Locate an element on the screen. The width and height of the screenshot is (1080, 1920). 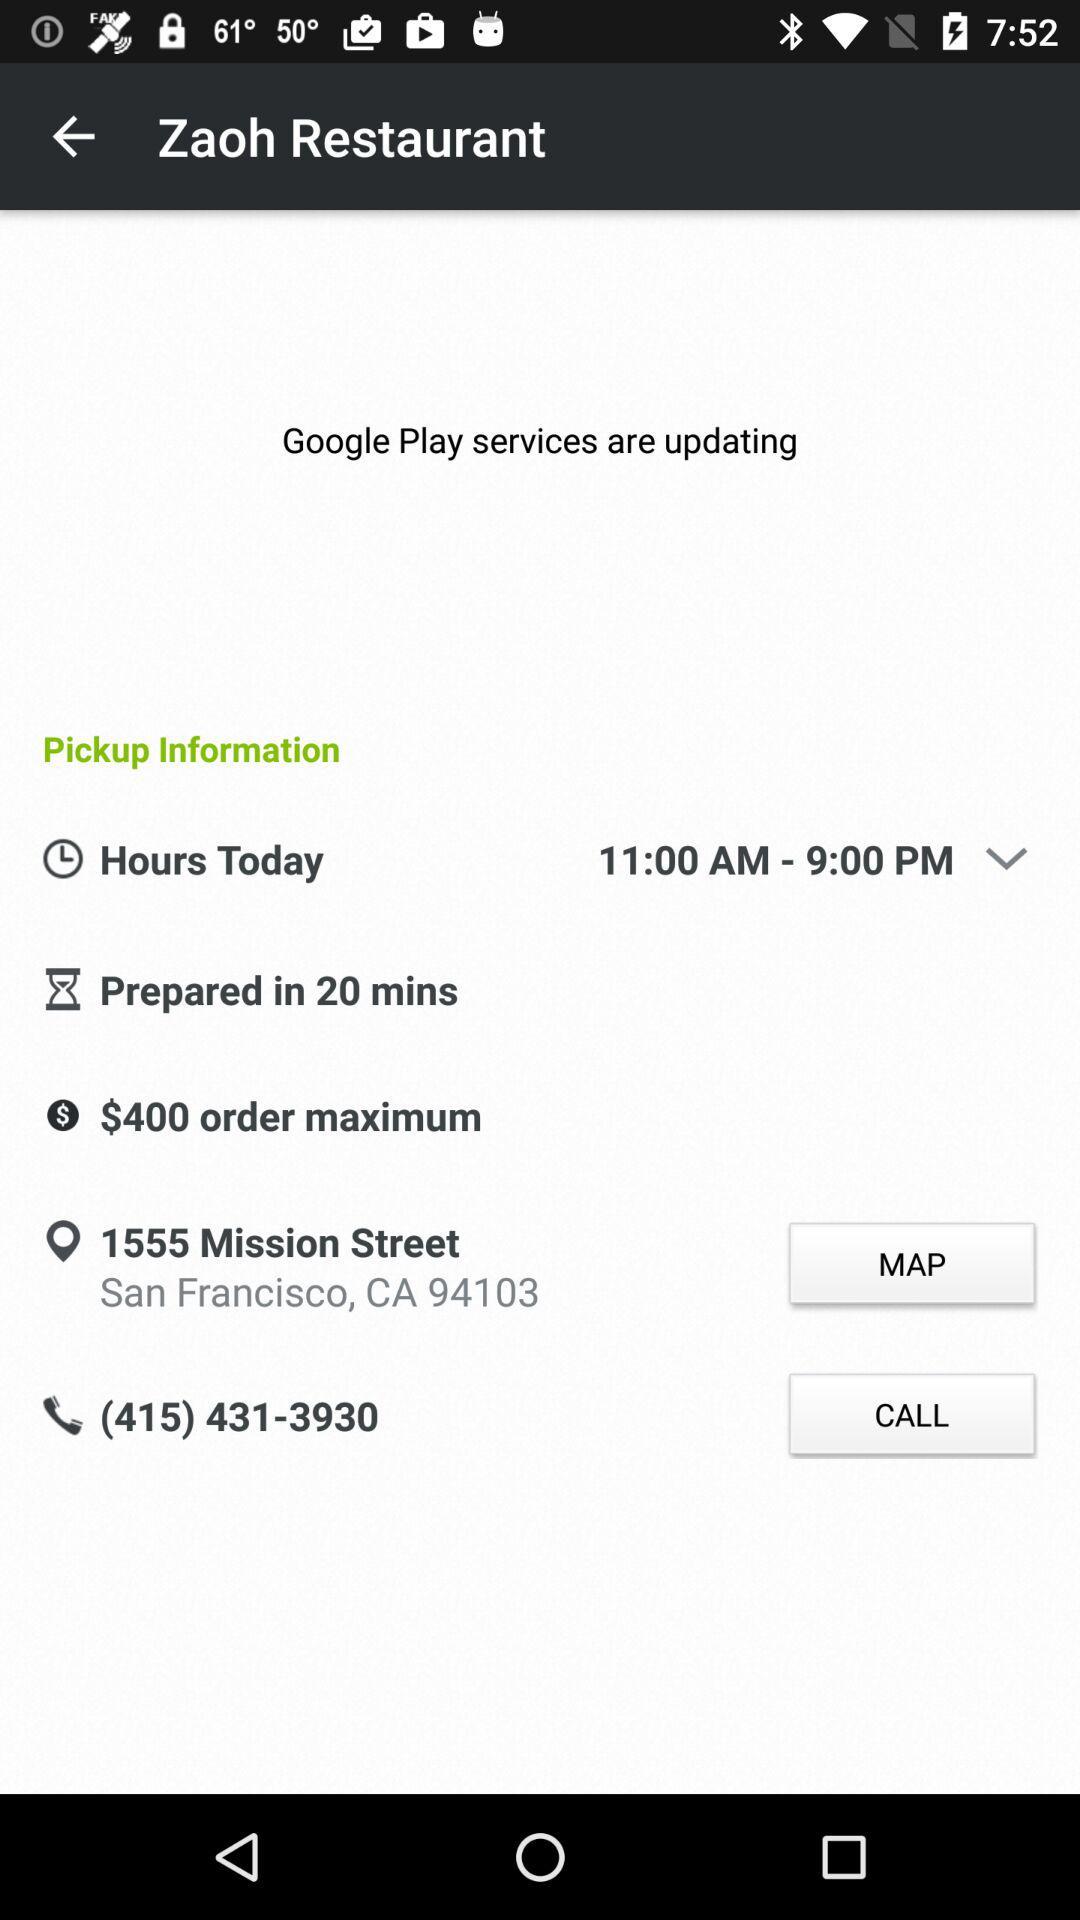
icon to the left of the map item is located at coordinates (279, 1242).